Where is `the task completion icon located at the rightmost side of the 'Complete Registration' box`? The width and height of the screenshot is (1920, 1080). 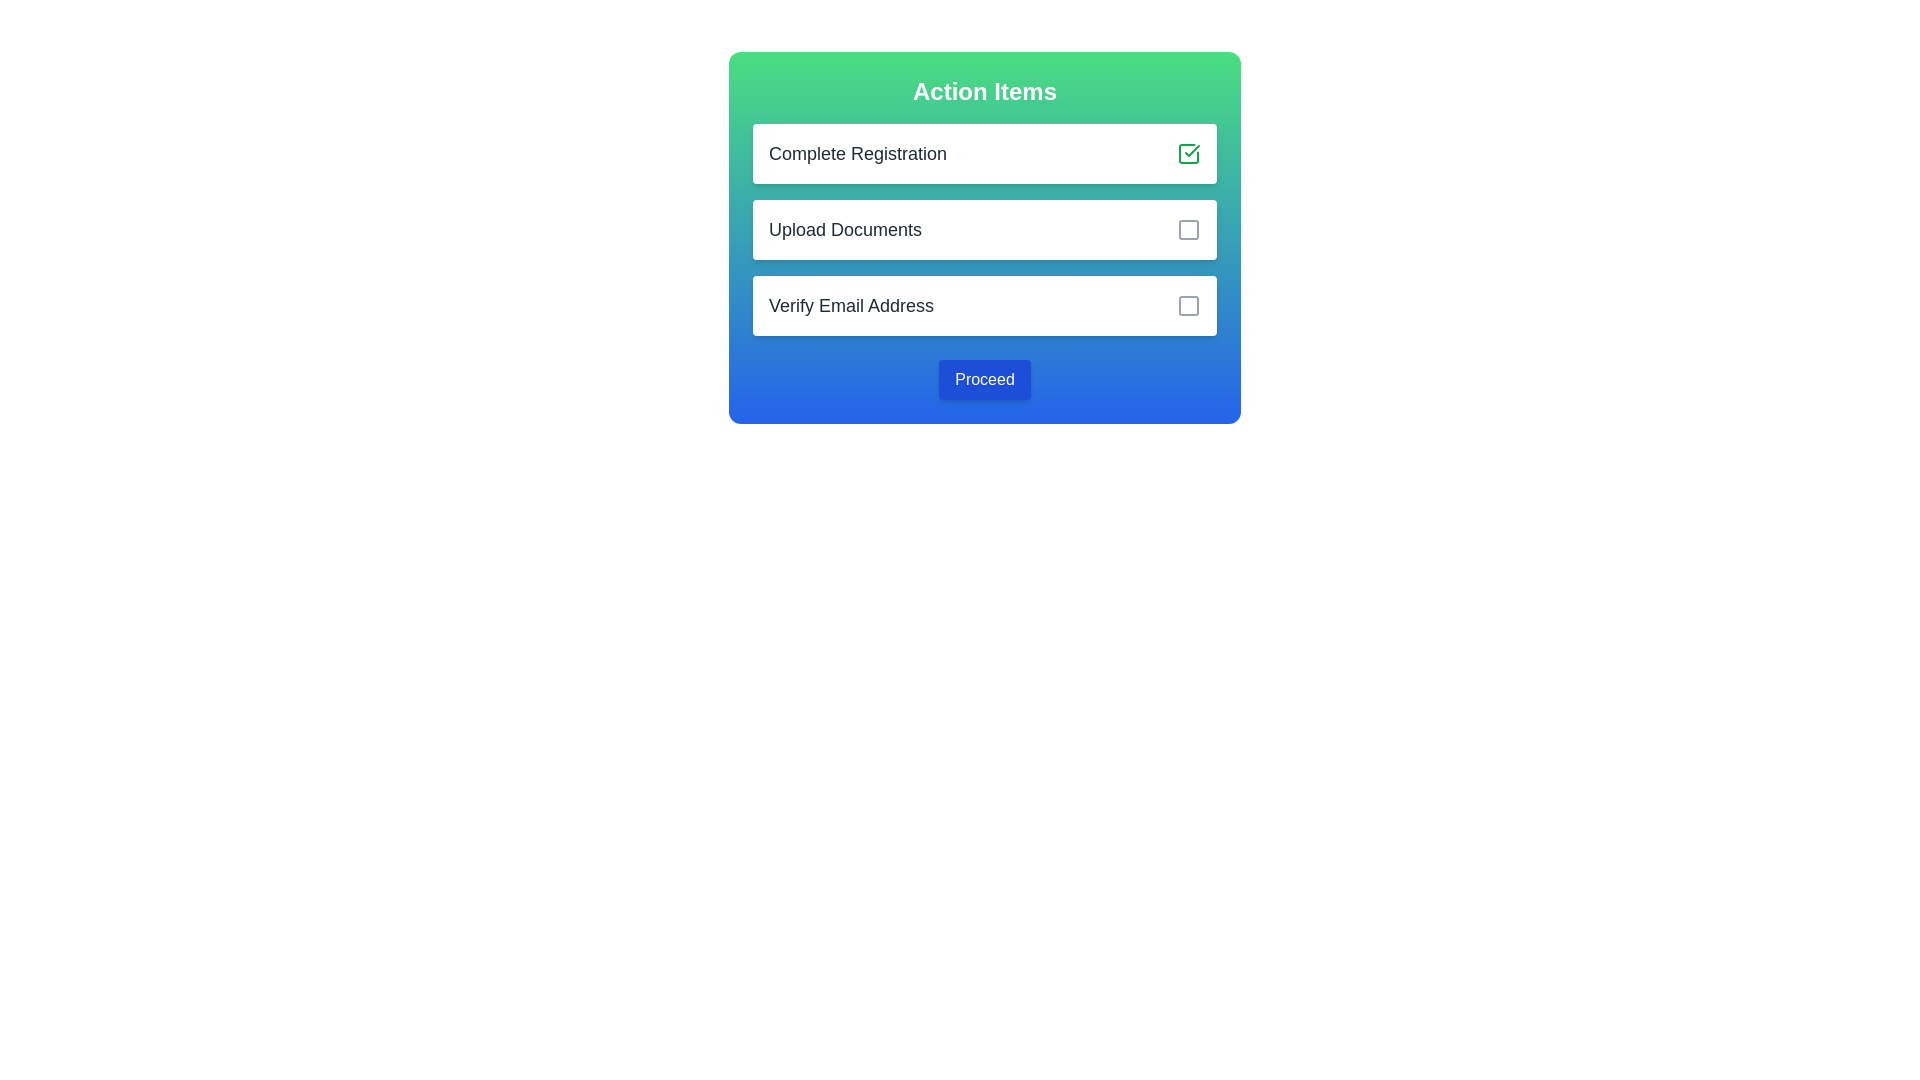
the task completion icon located at the rightmost side of the 'Complete Registration' box is located at coordinates (1192, 149).